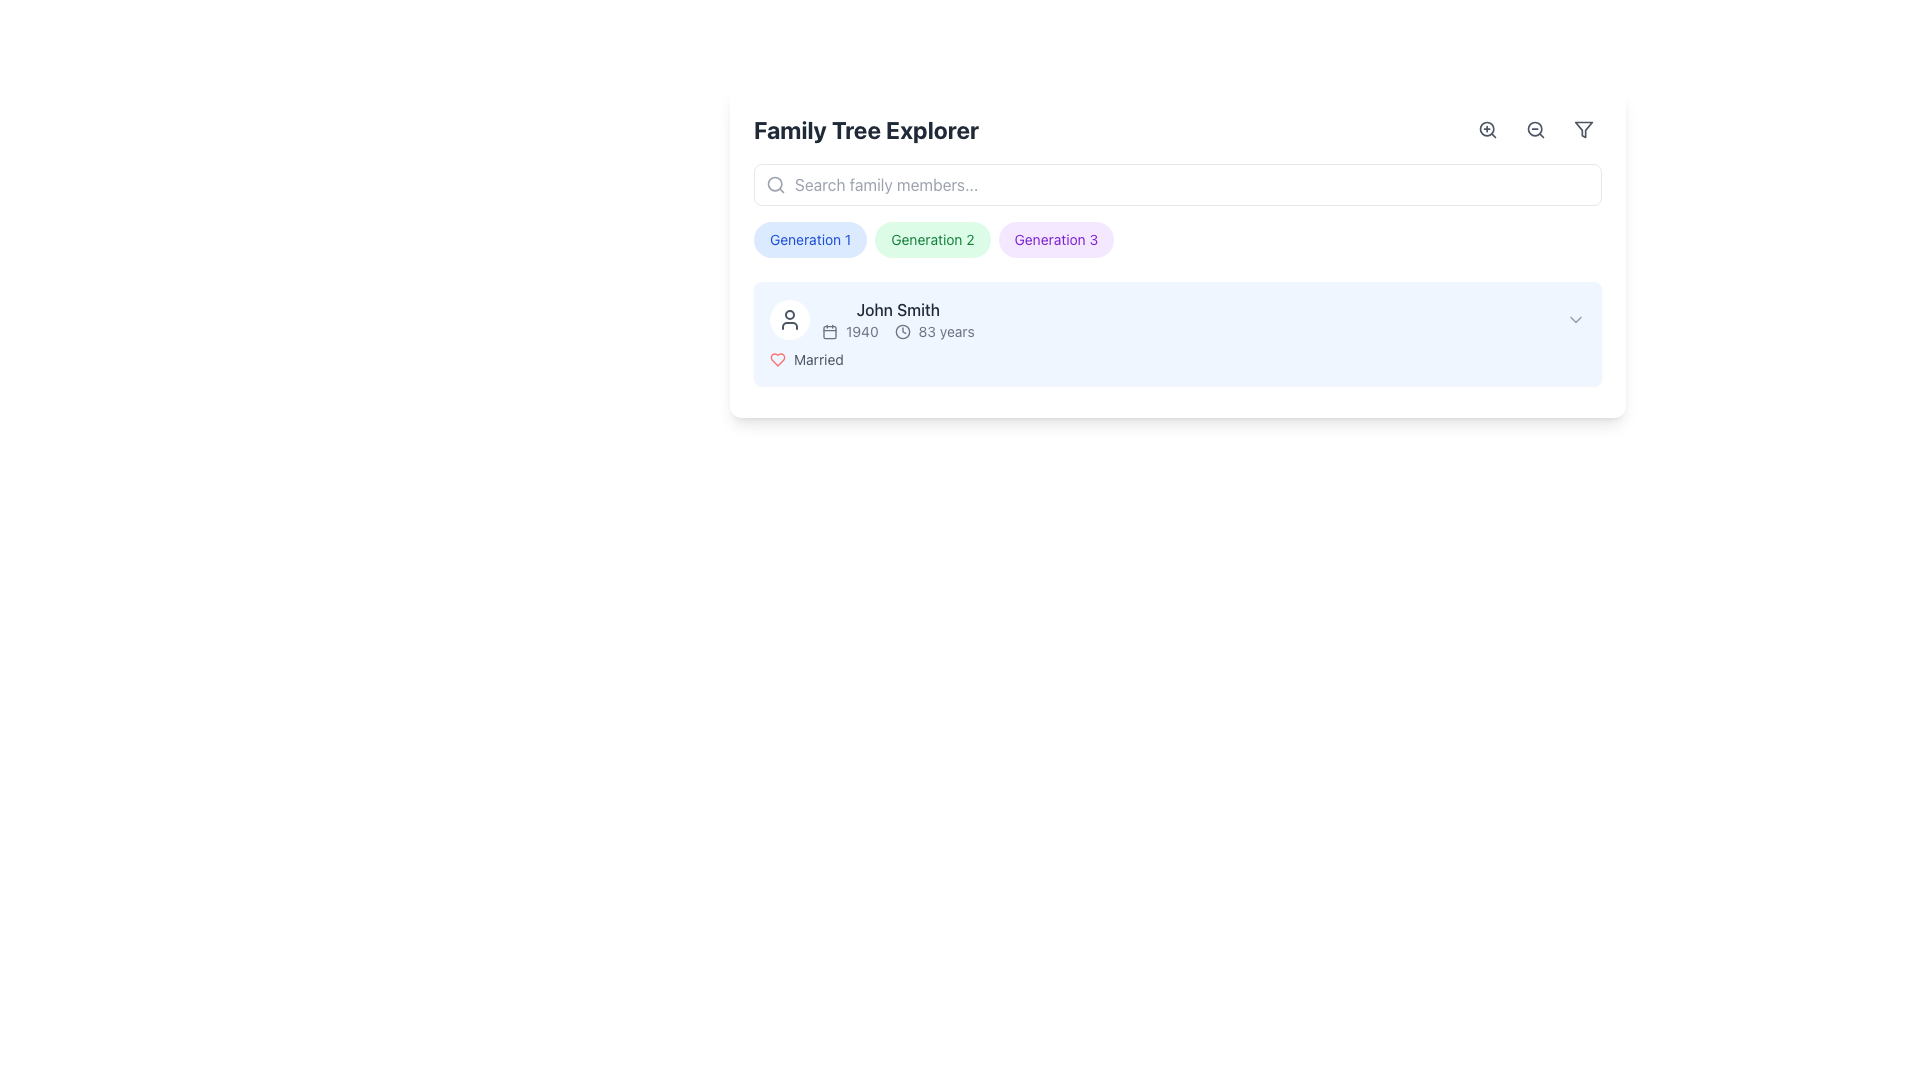 The width and height of the screenshot is (1920, 1080). Describe the element at coordinates (901, 330) in the screenshot. I see `the SVG Circle element that serves as the outermost component of the clock icon, located to the left of the text '1940' in the Family Tree Explorer interface` at that location.